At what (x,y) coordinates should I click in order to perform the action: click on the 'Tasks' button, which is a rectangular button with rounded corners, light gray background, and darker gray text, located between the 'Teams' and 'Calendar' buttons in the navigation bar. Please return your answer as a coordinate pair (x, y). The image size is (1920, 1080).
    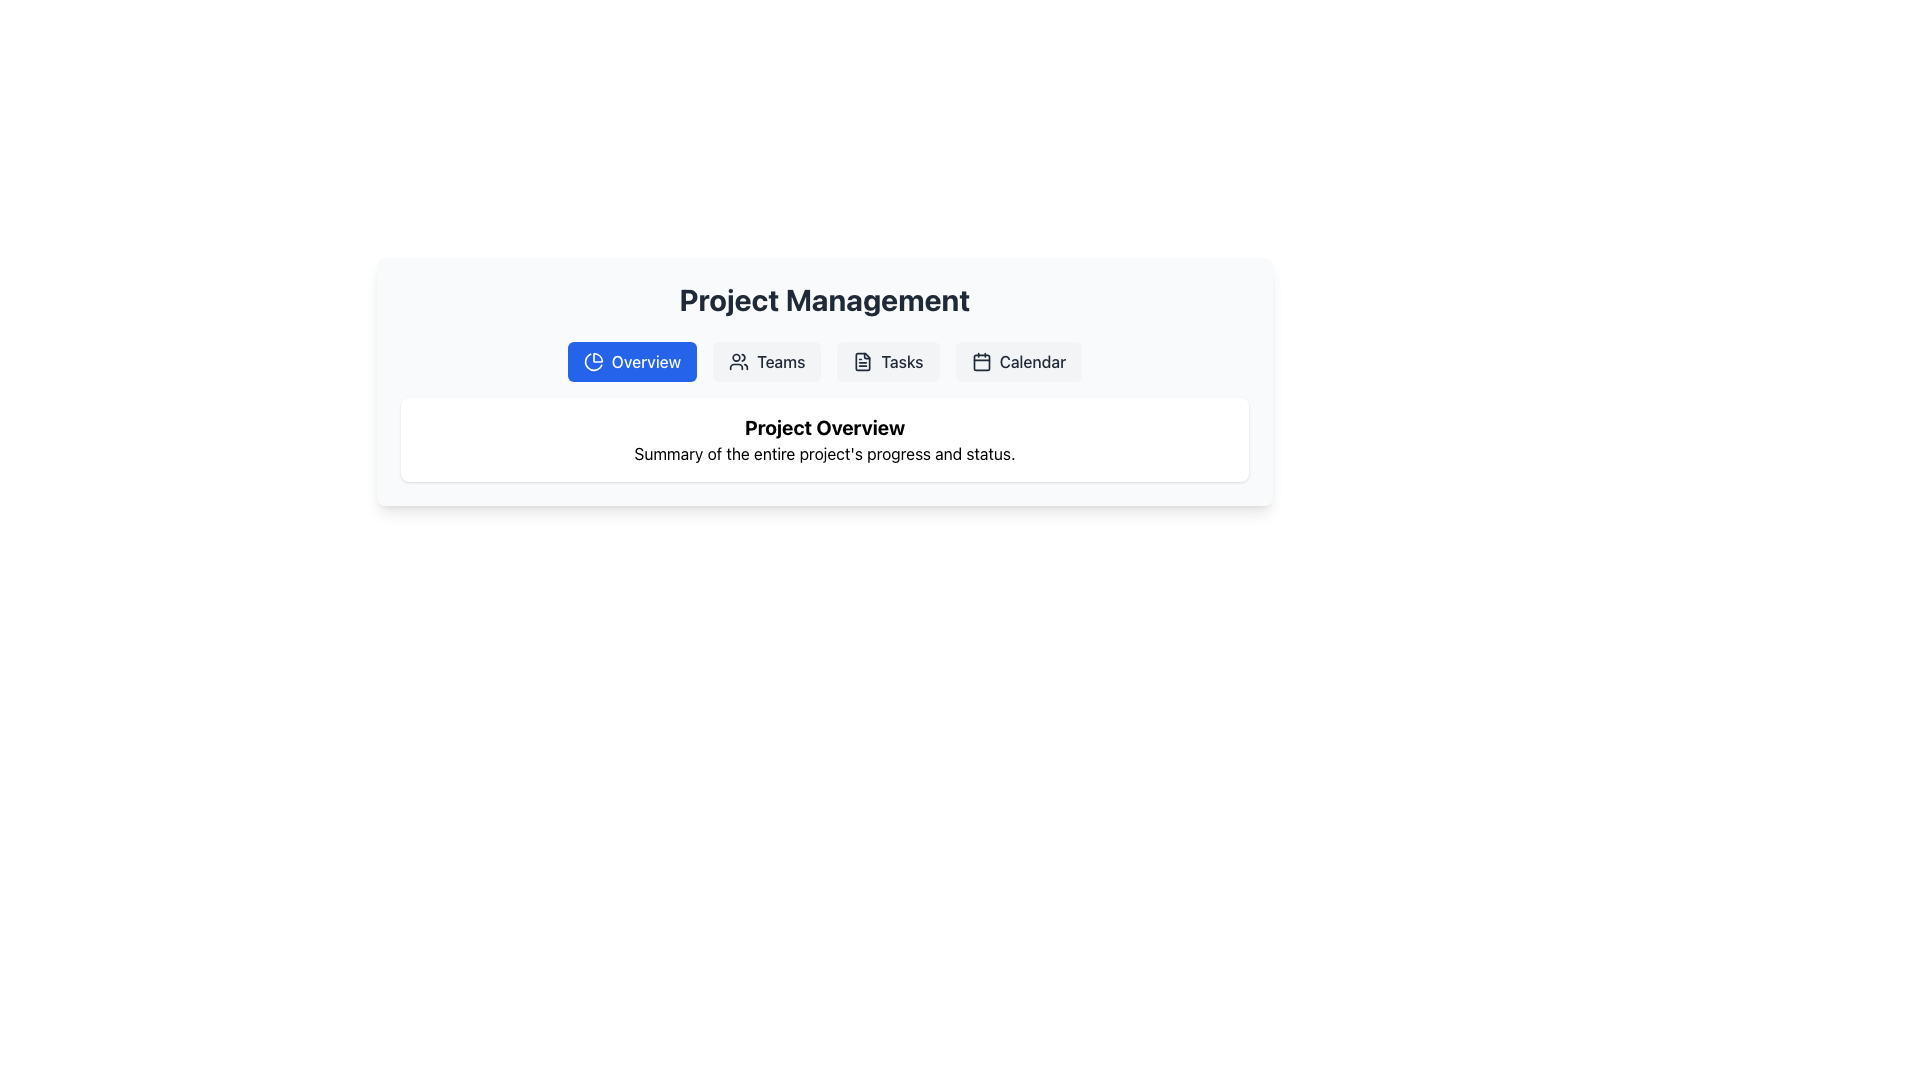
    Looking at the image, I should click on (887, 362).